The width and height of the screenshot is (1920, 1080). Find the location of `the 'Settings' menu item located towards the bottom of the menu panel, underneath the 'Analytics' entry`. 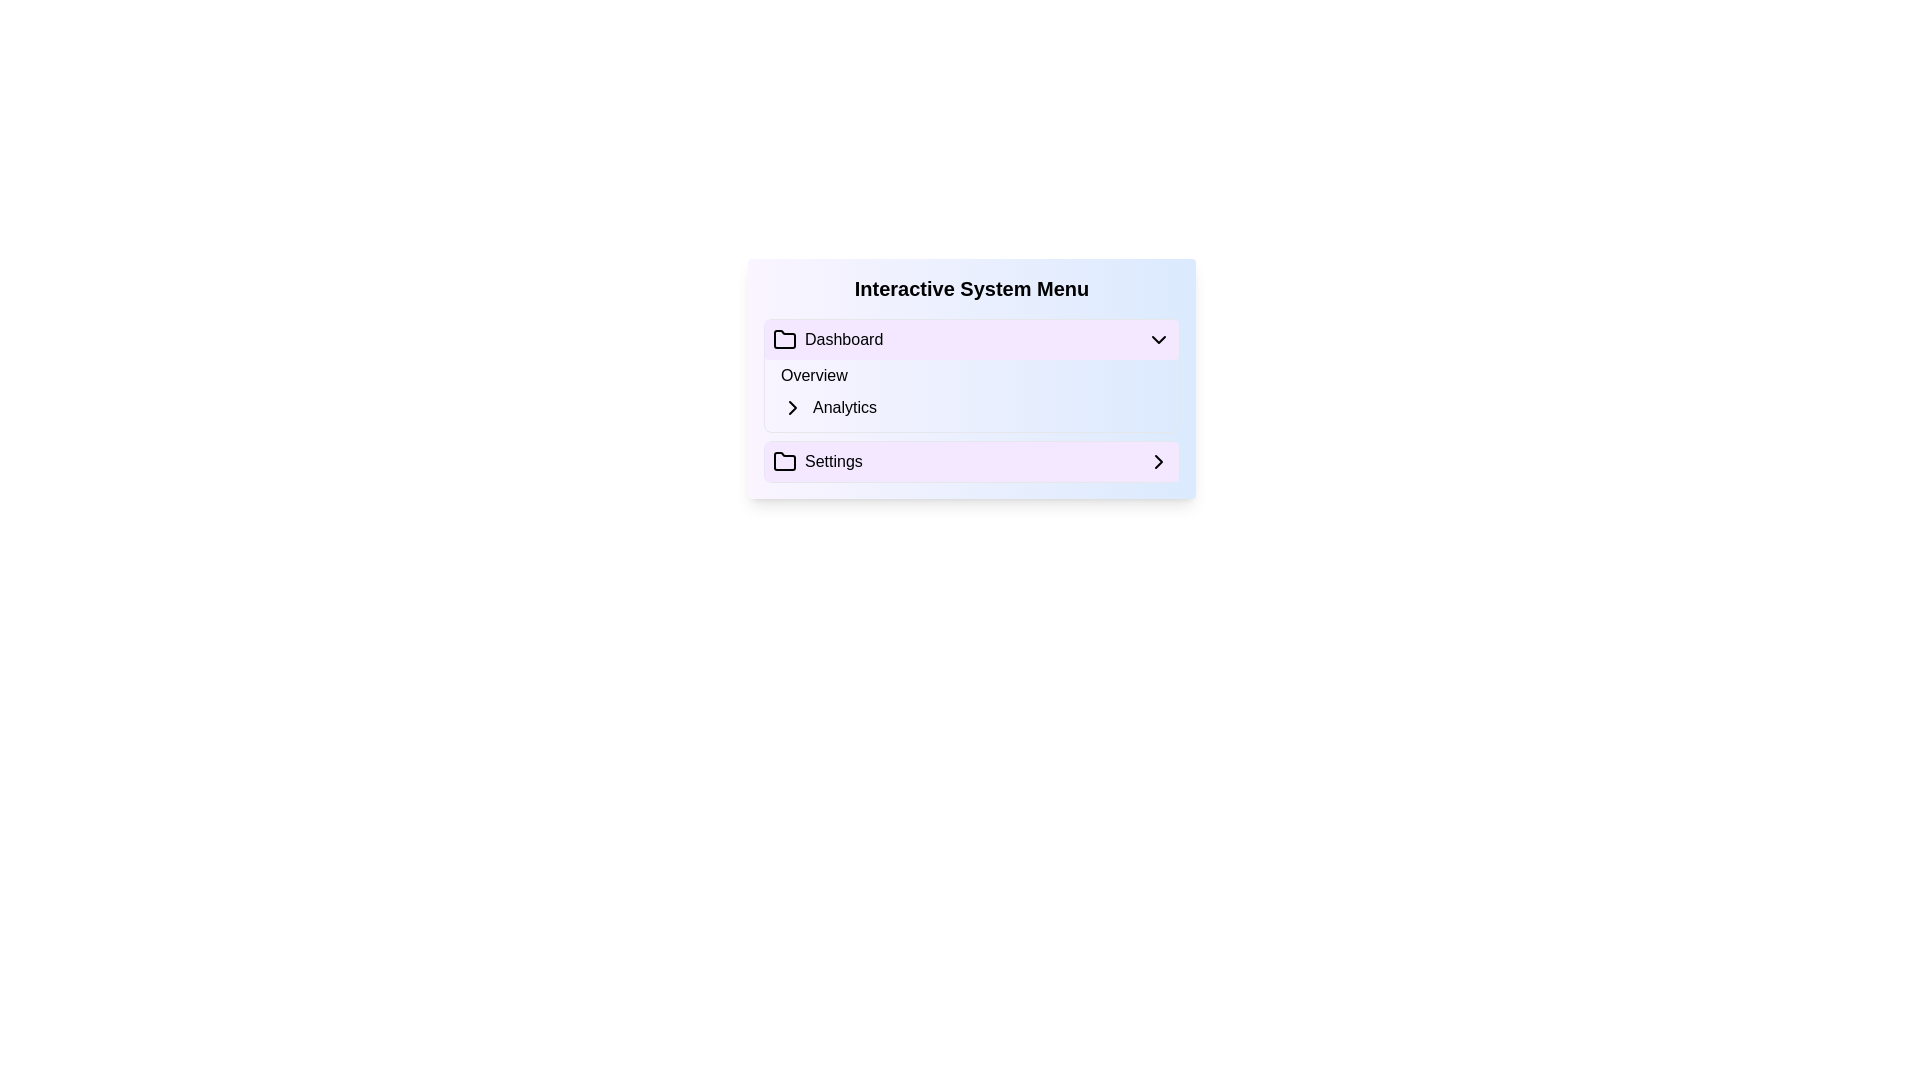

the 'Settings' menu item located towards the bottom of the menu panel, underneath the 'Analytics' entry is located at coordinates (817, 462).